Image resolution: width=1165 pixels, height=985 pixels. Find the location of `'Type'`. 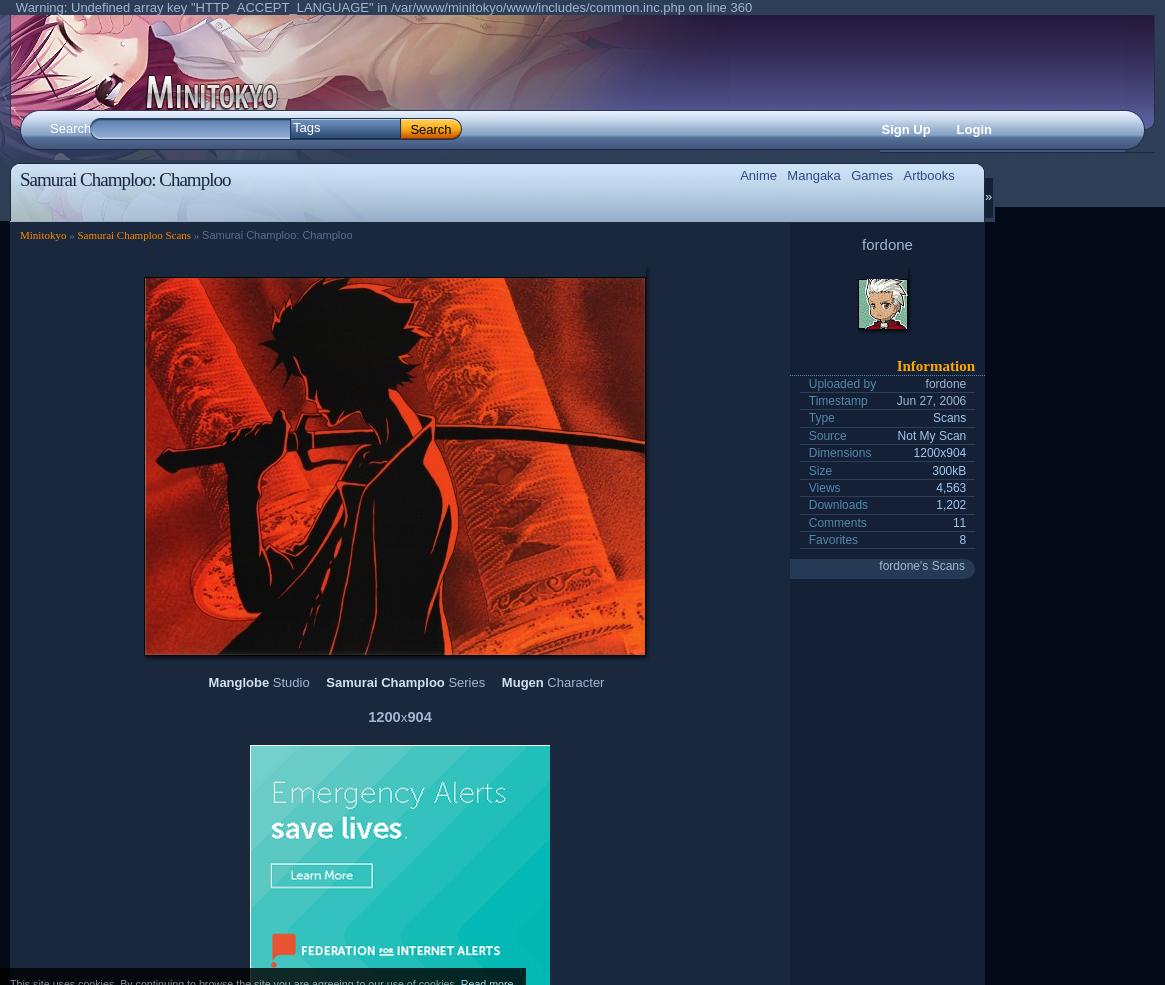

'Type' is located at coordinates (819, 417).